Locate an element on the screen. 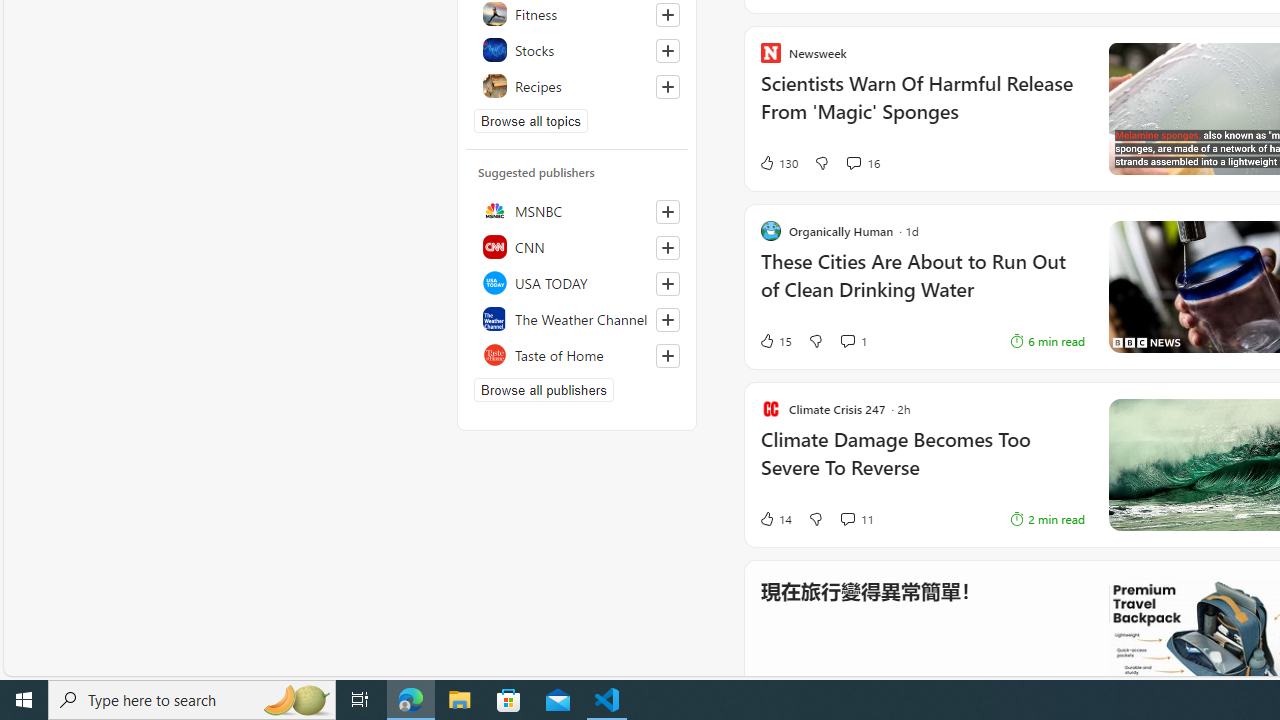 The height and width of the screenshot is (720, 1280). 'Browse all topics' is located at coordinates (531, 120).